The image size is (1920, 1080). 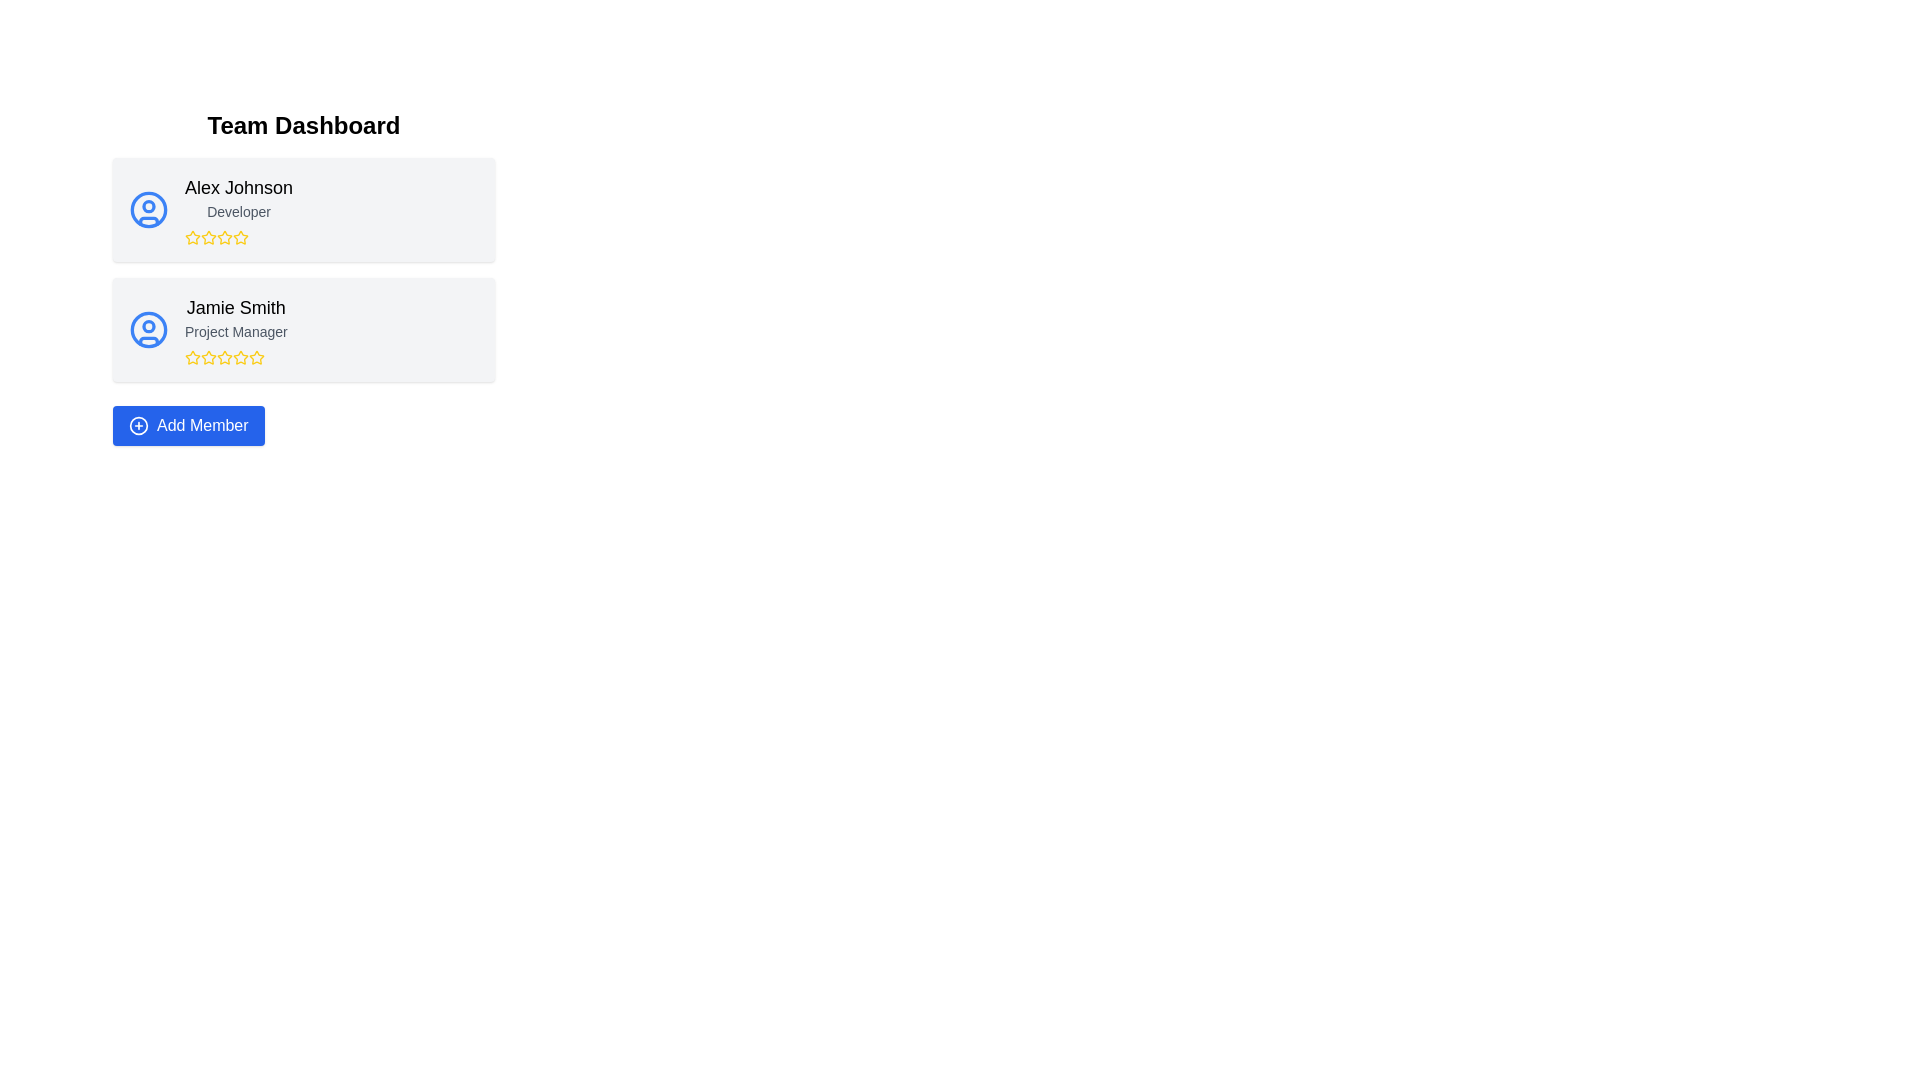 What do you see at coordinates (240, 357) in the screenshot?
I see `the fourth star icon, which is styled with a yellow fill and is part of the rating component for the user card of 'Jamie Smith' in the Team Dashboard interface` at bounding box center [240, 357].